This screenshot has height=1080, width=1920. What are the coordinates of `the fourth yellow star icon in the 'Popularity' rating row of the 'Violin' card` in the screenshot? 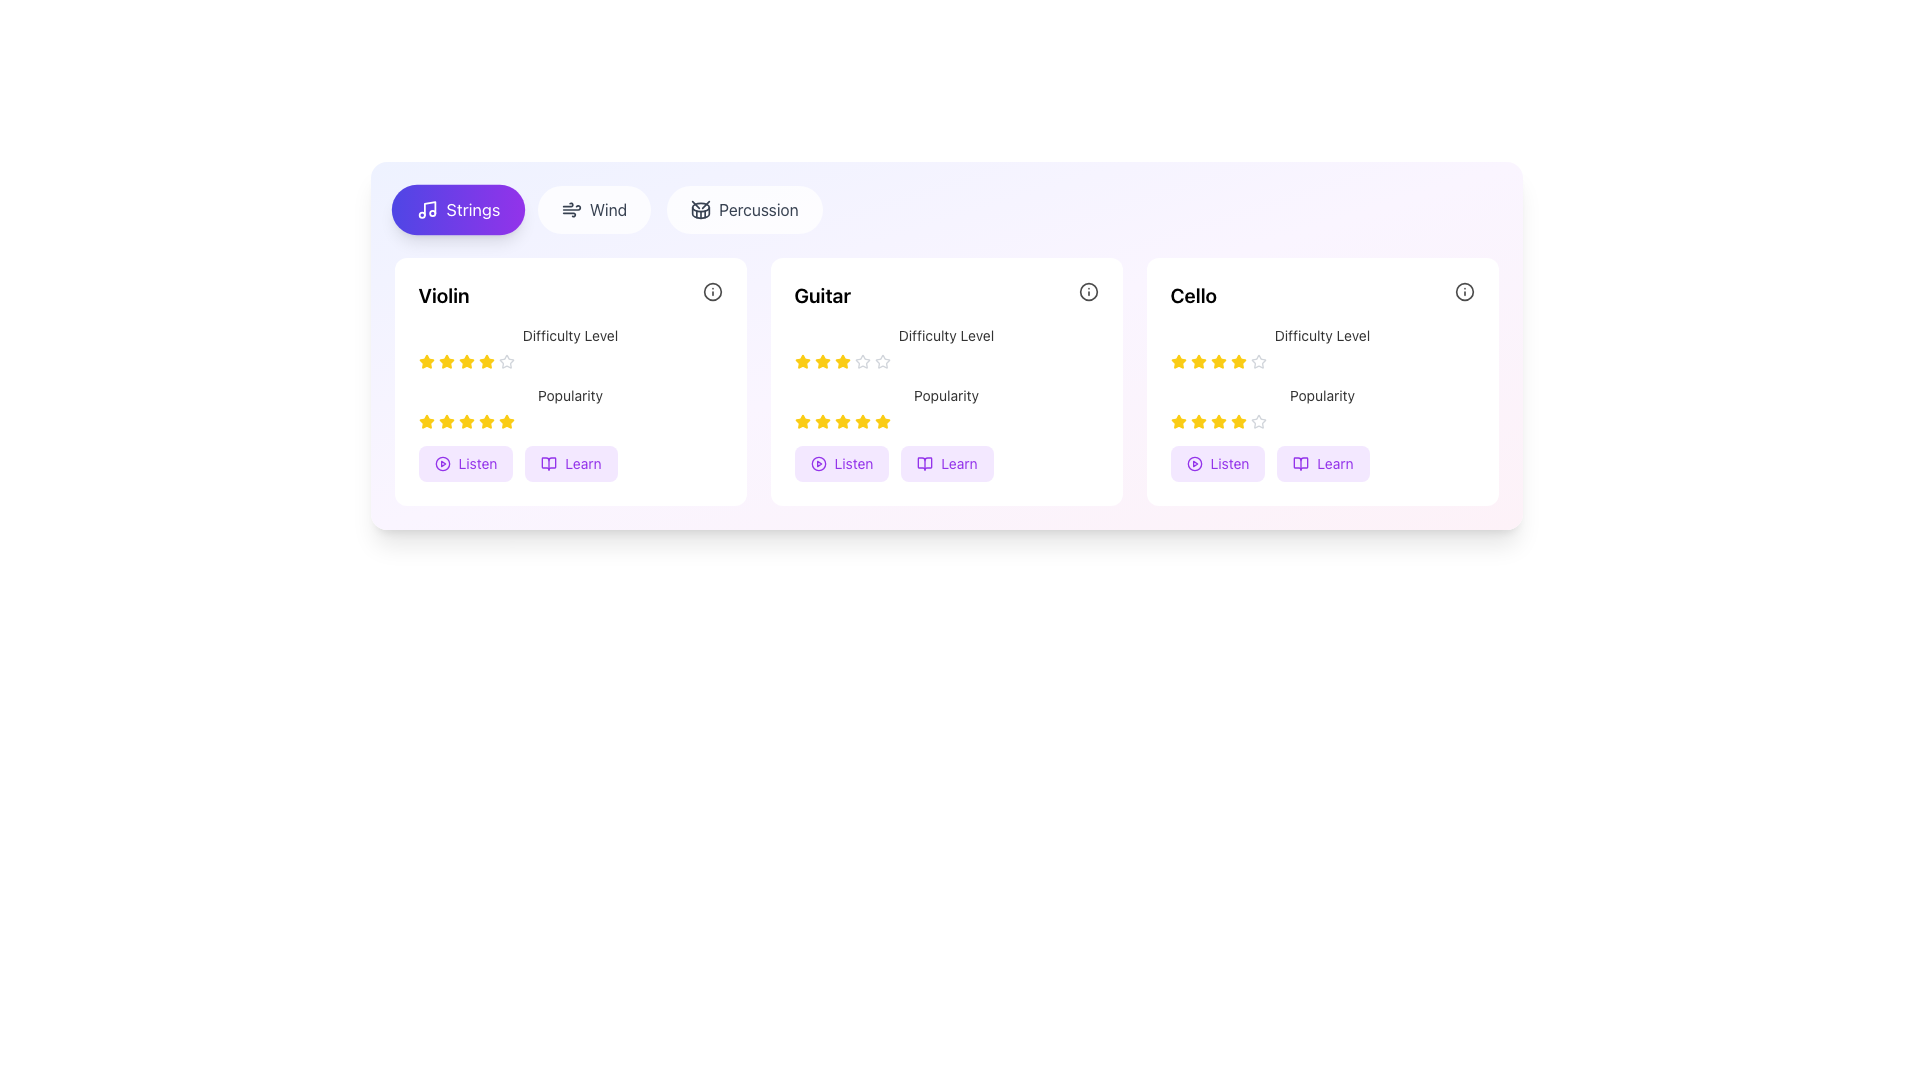 It's located at (425, 420).